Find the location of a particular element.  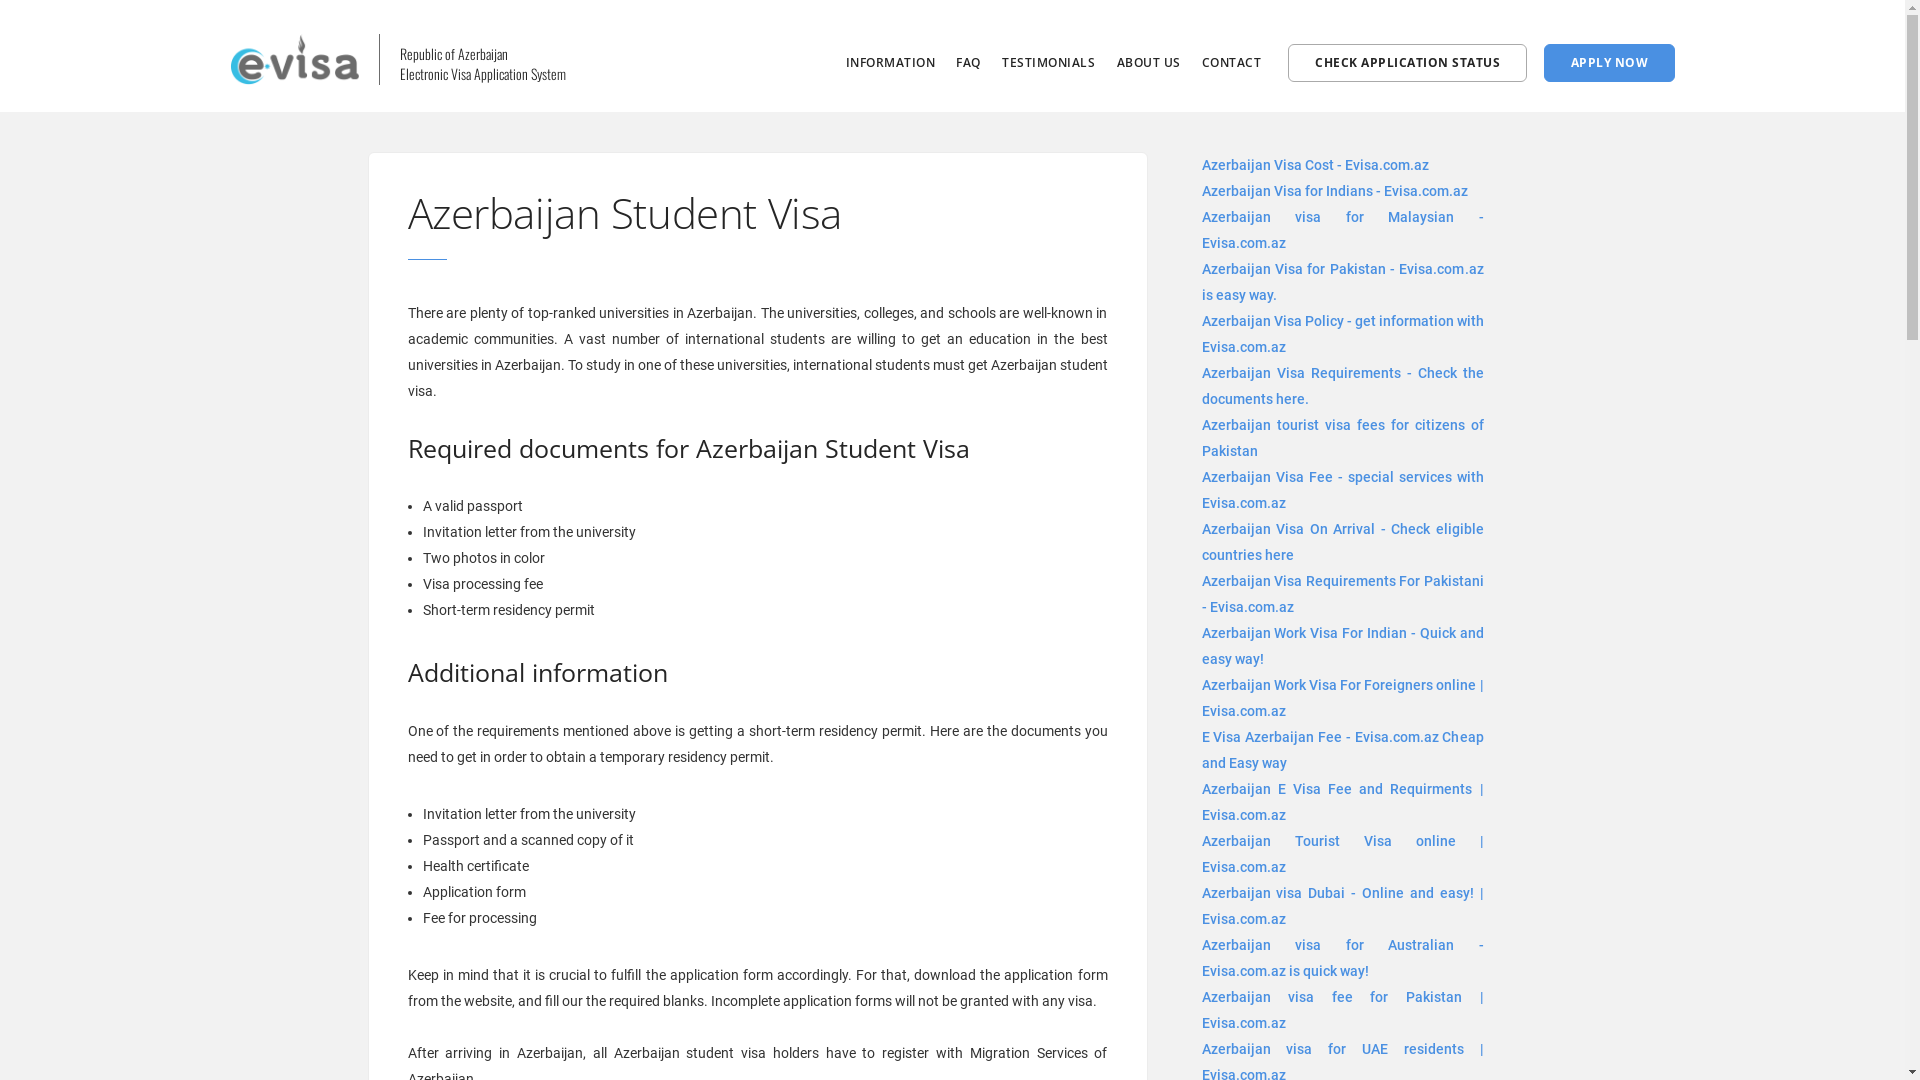

'TESTIMONIALS' is located at coordinates (1047, 61).